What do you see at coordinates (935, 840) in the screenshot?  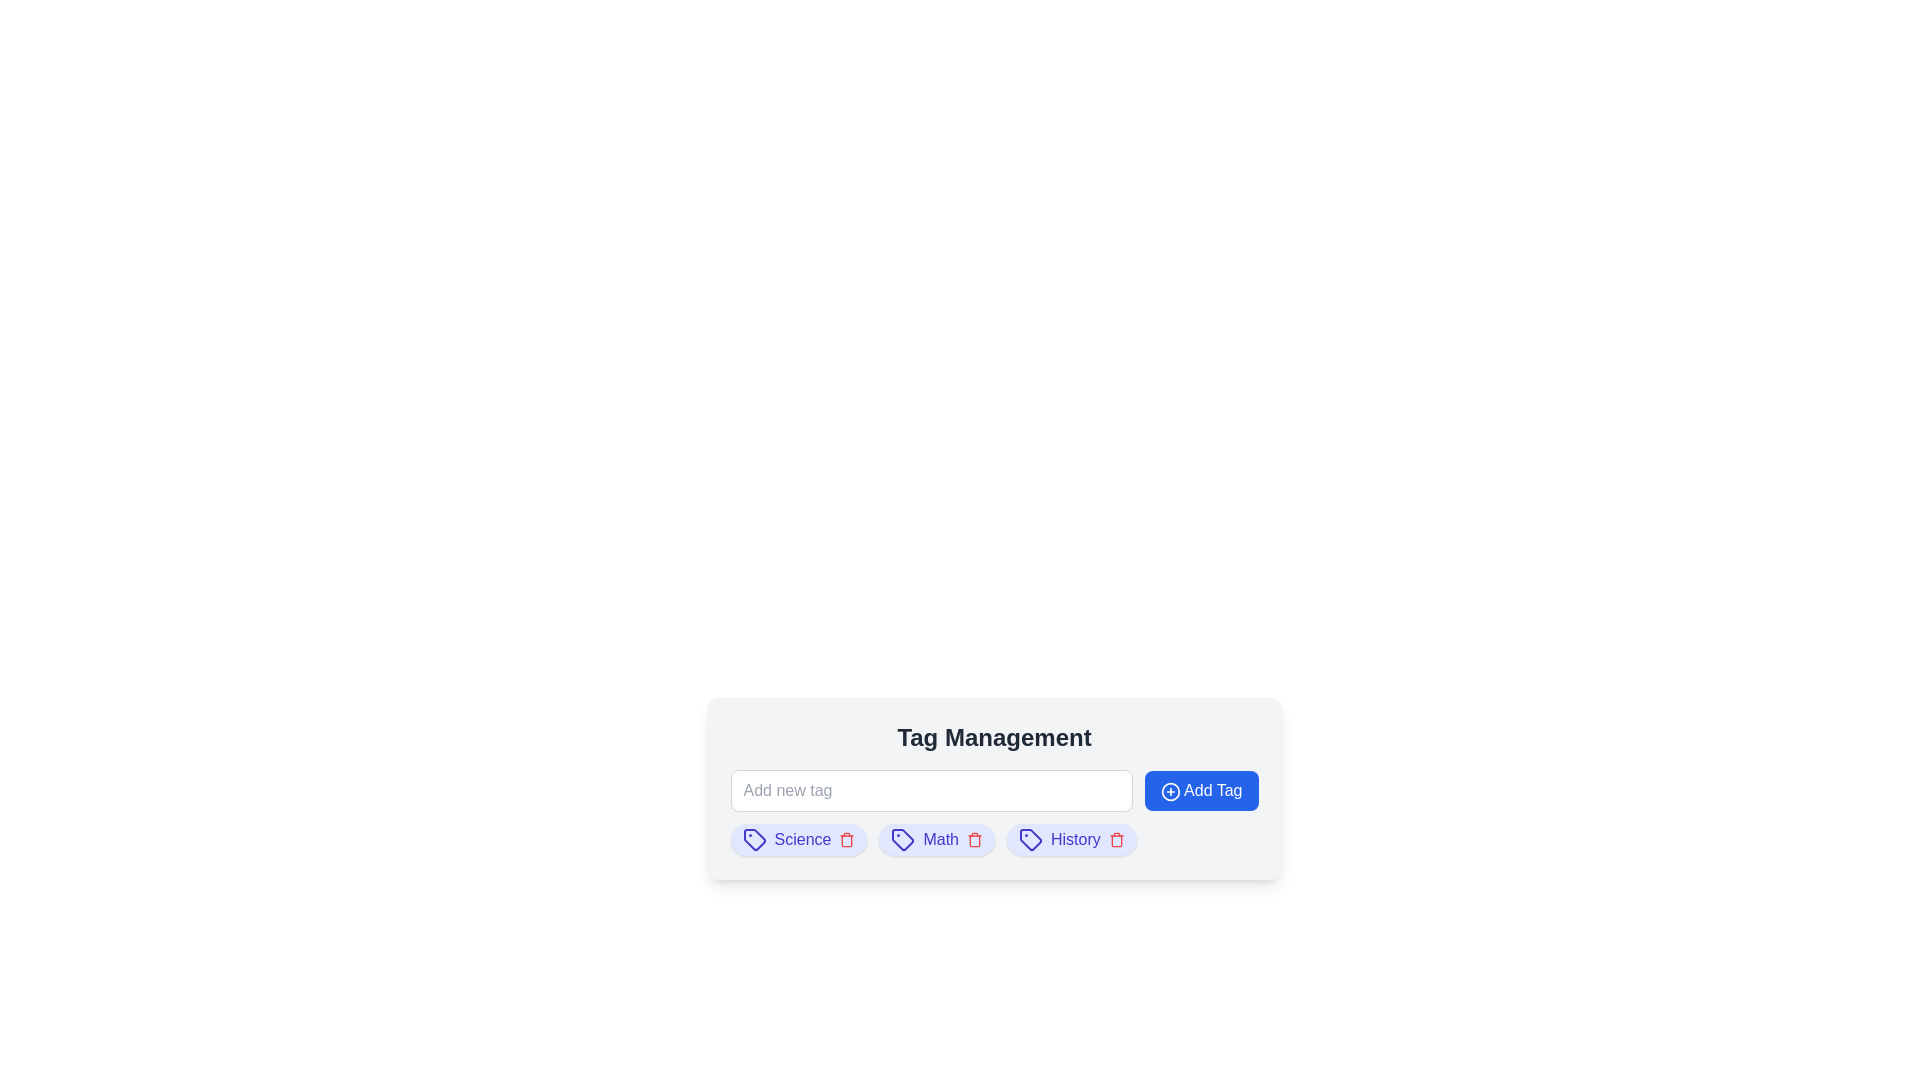 I see `the 'Math' tag button located in the bottom center of the interface` at bounding box center [935, 840].